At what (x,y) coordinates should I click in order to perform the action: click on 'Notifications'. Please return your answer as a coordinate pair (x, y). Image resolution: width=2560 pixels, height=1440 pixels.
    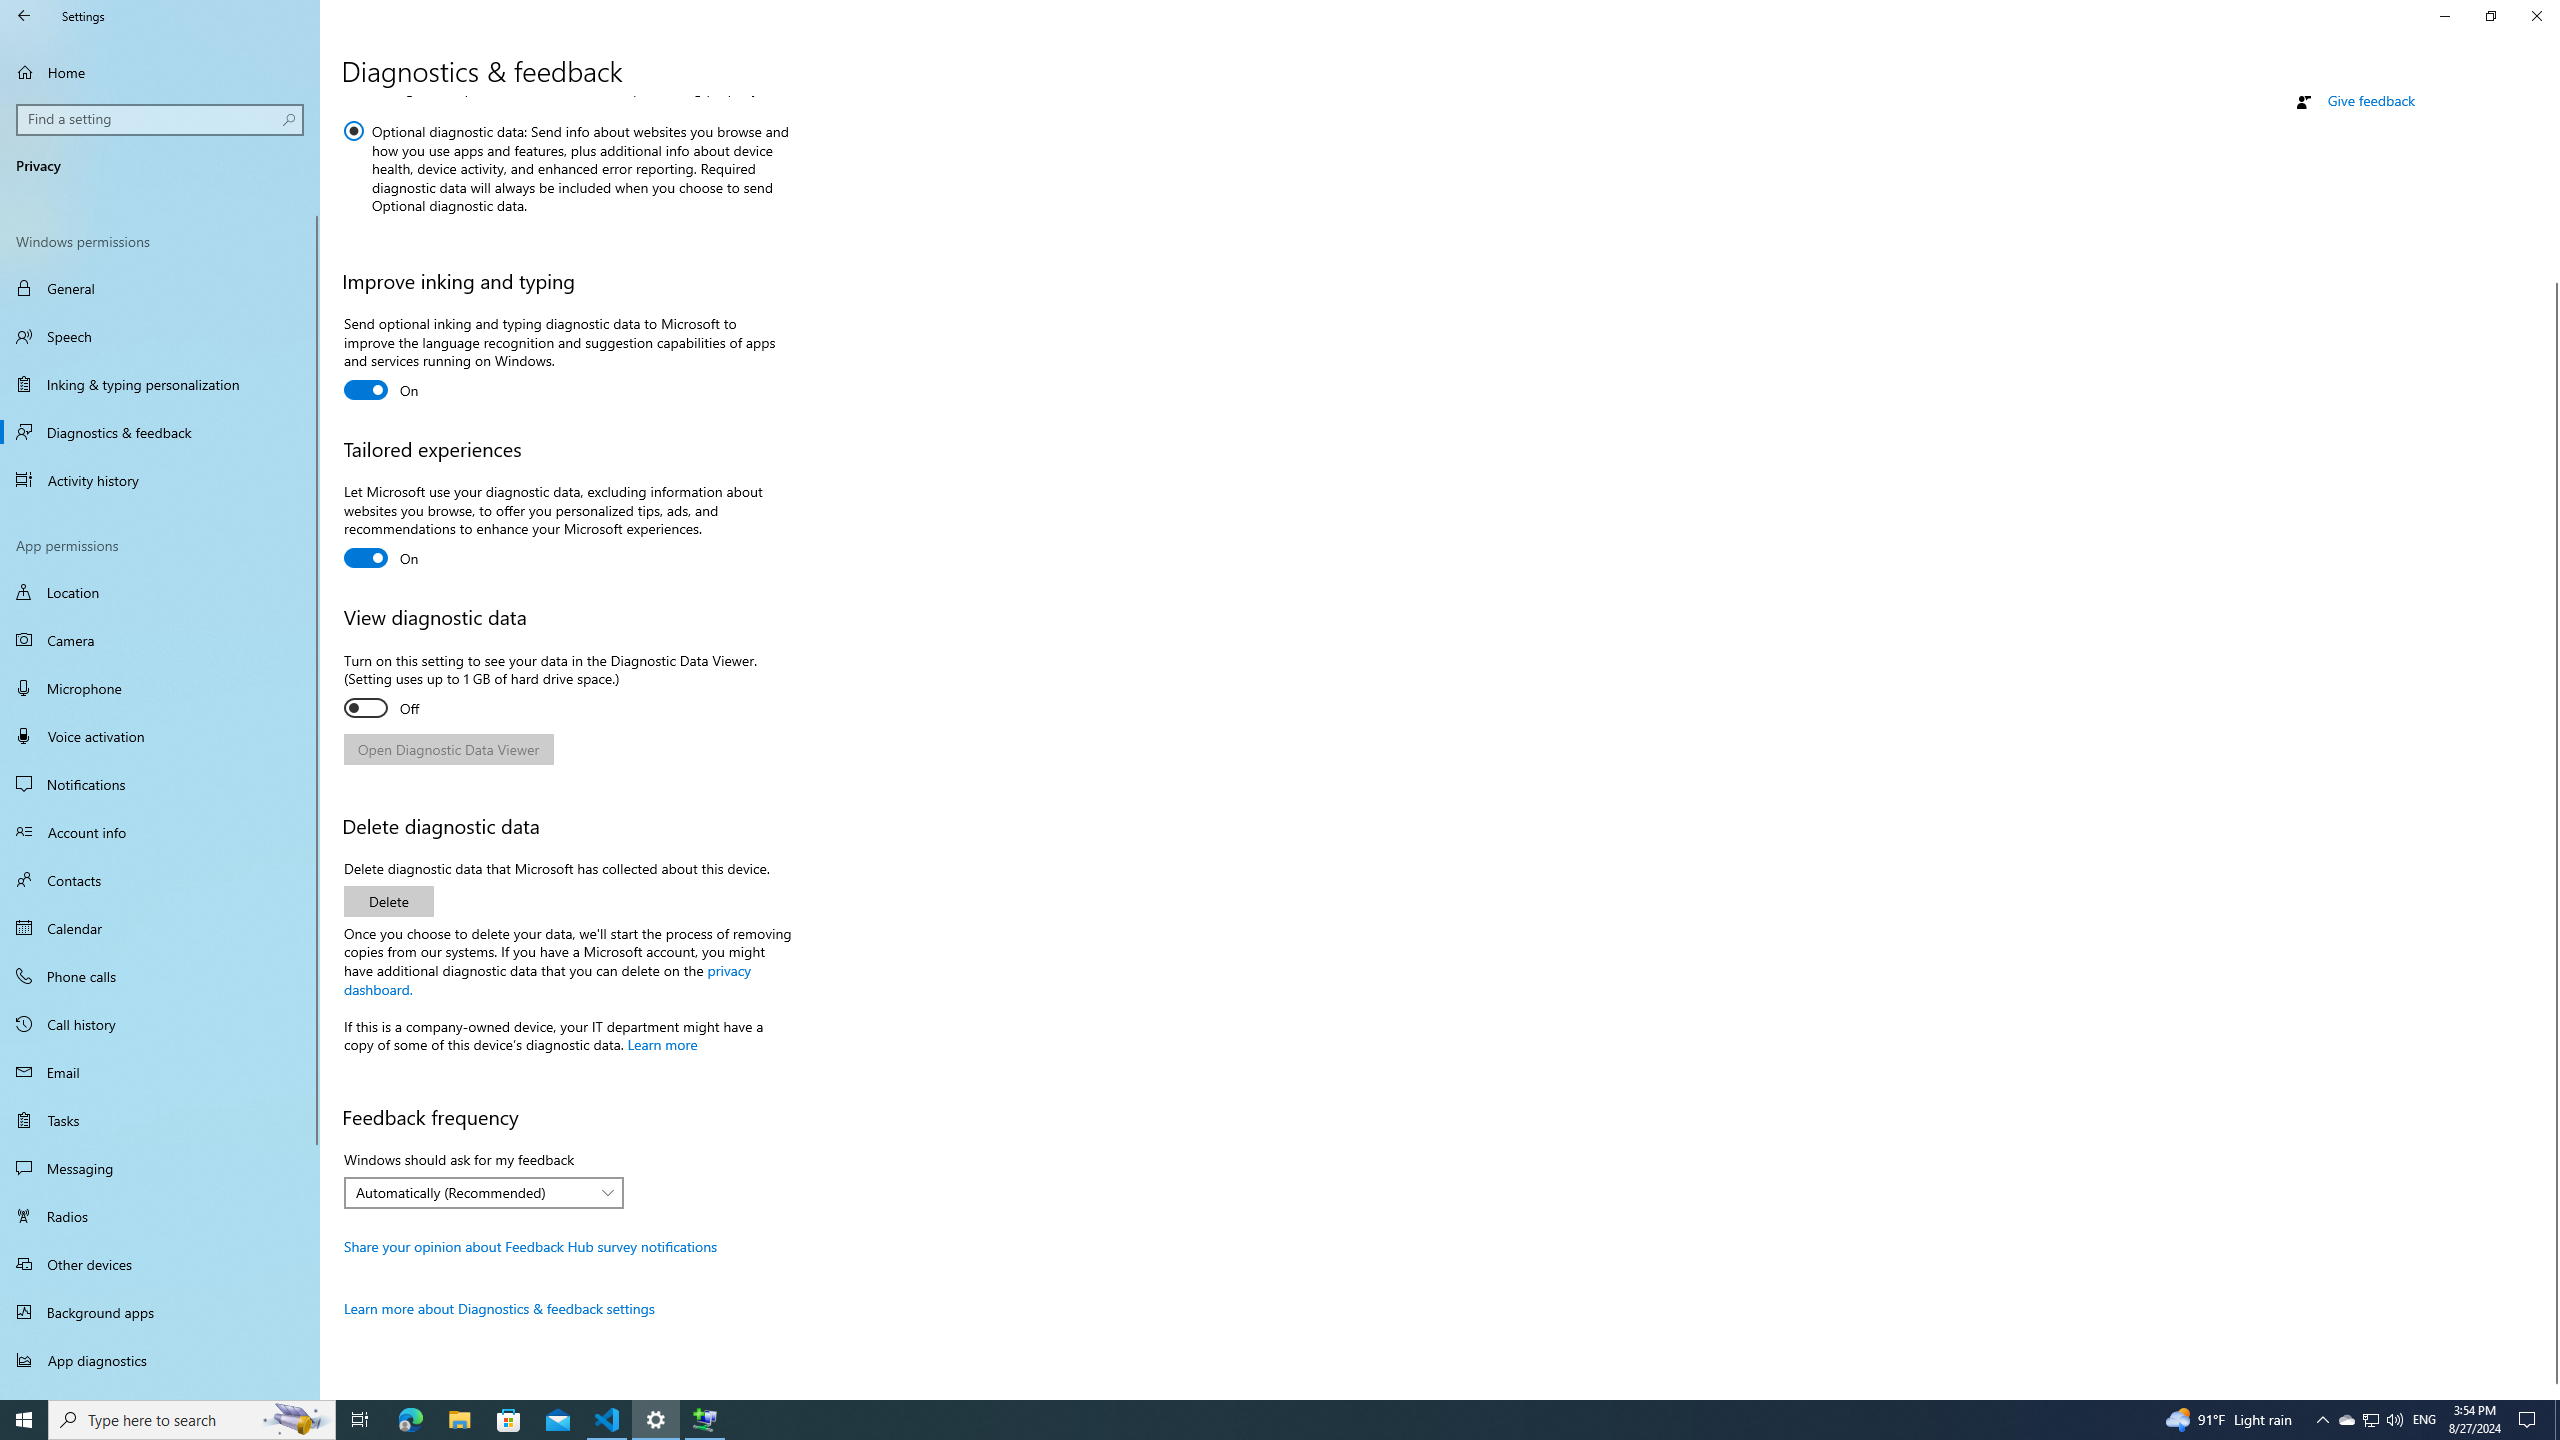
    Looking at the image, I should click on (159, 784).